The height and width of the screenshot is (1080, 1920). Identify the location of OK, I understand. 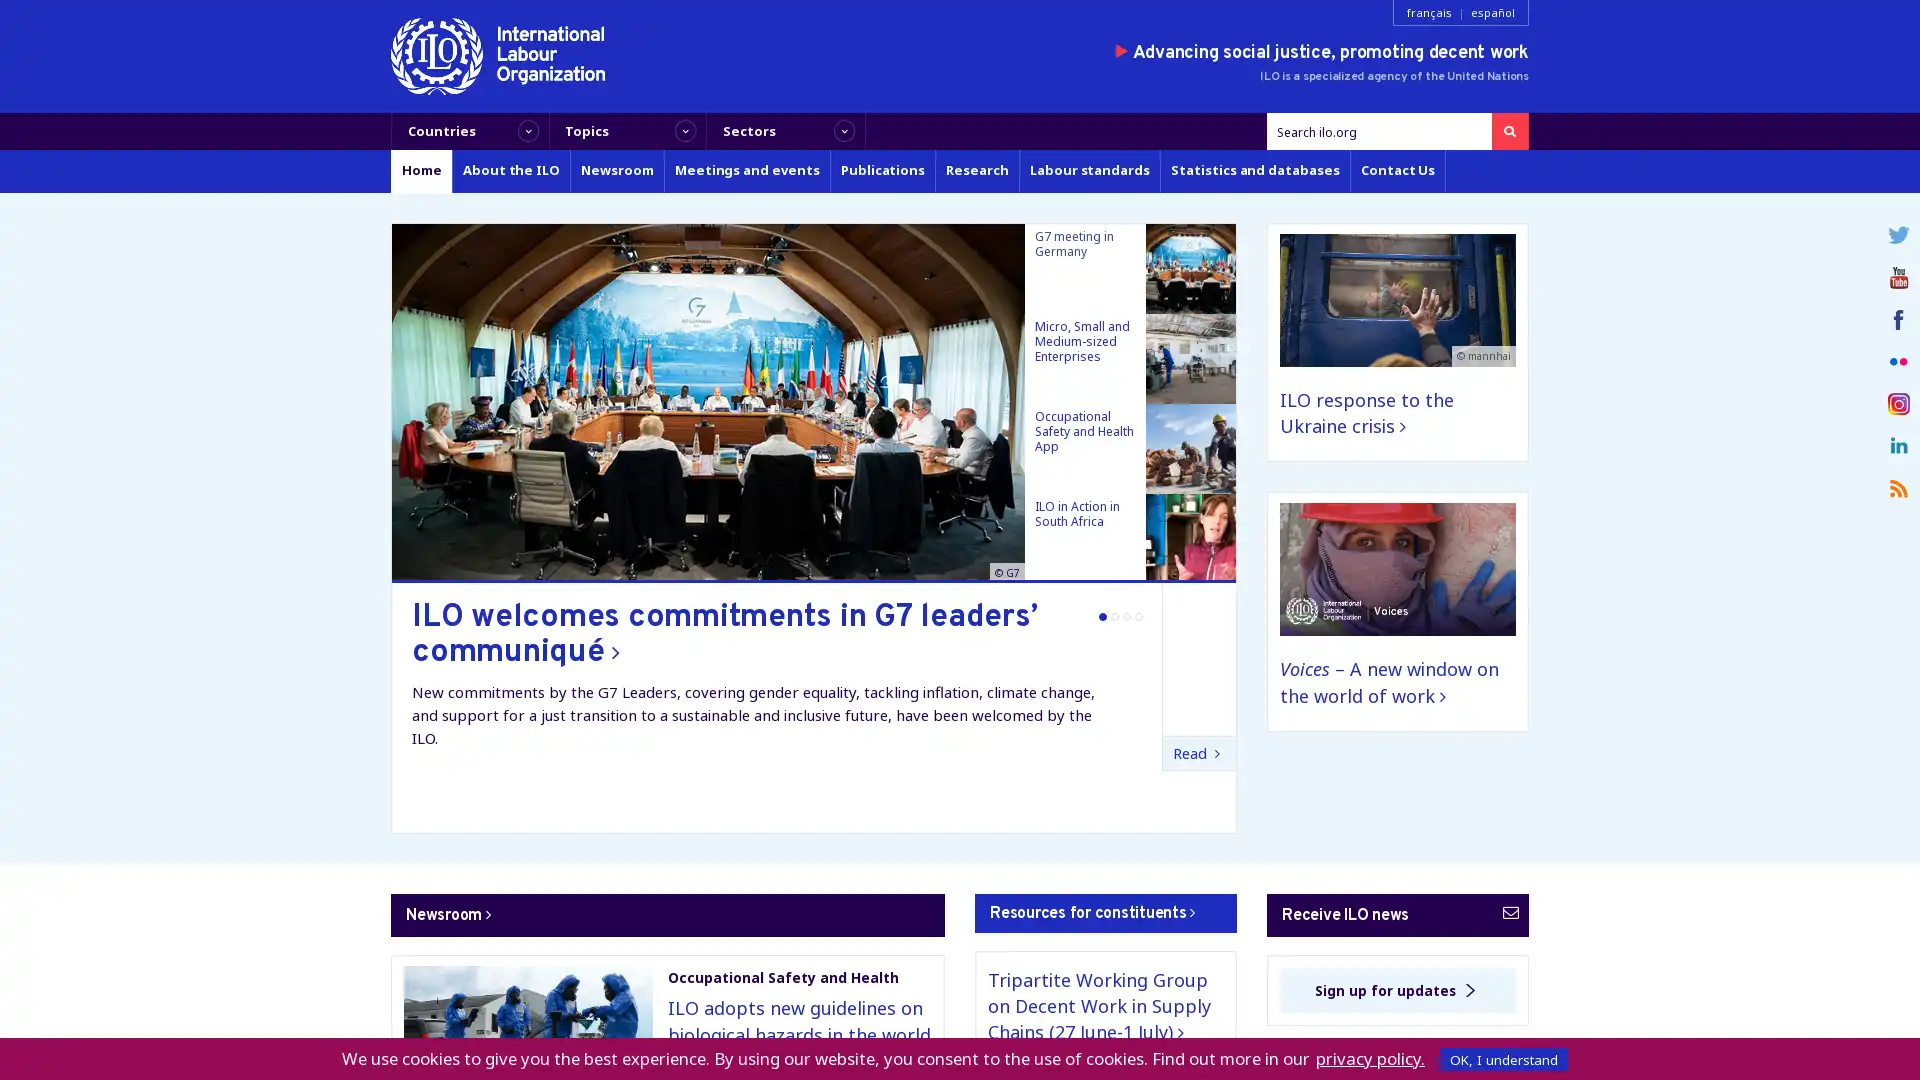
(1503, 1058).